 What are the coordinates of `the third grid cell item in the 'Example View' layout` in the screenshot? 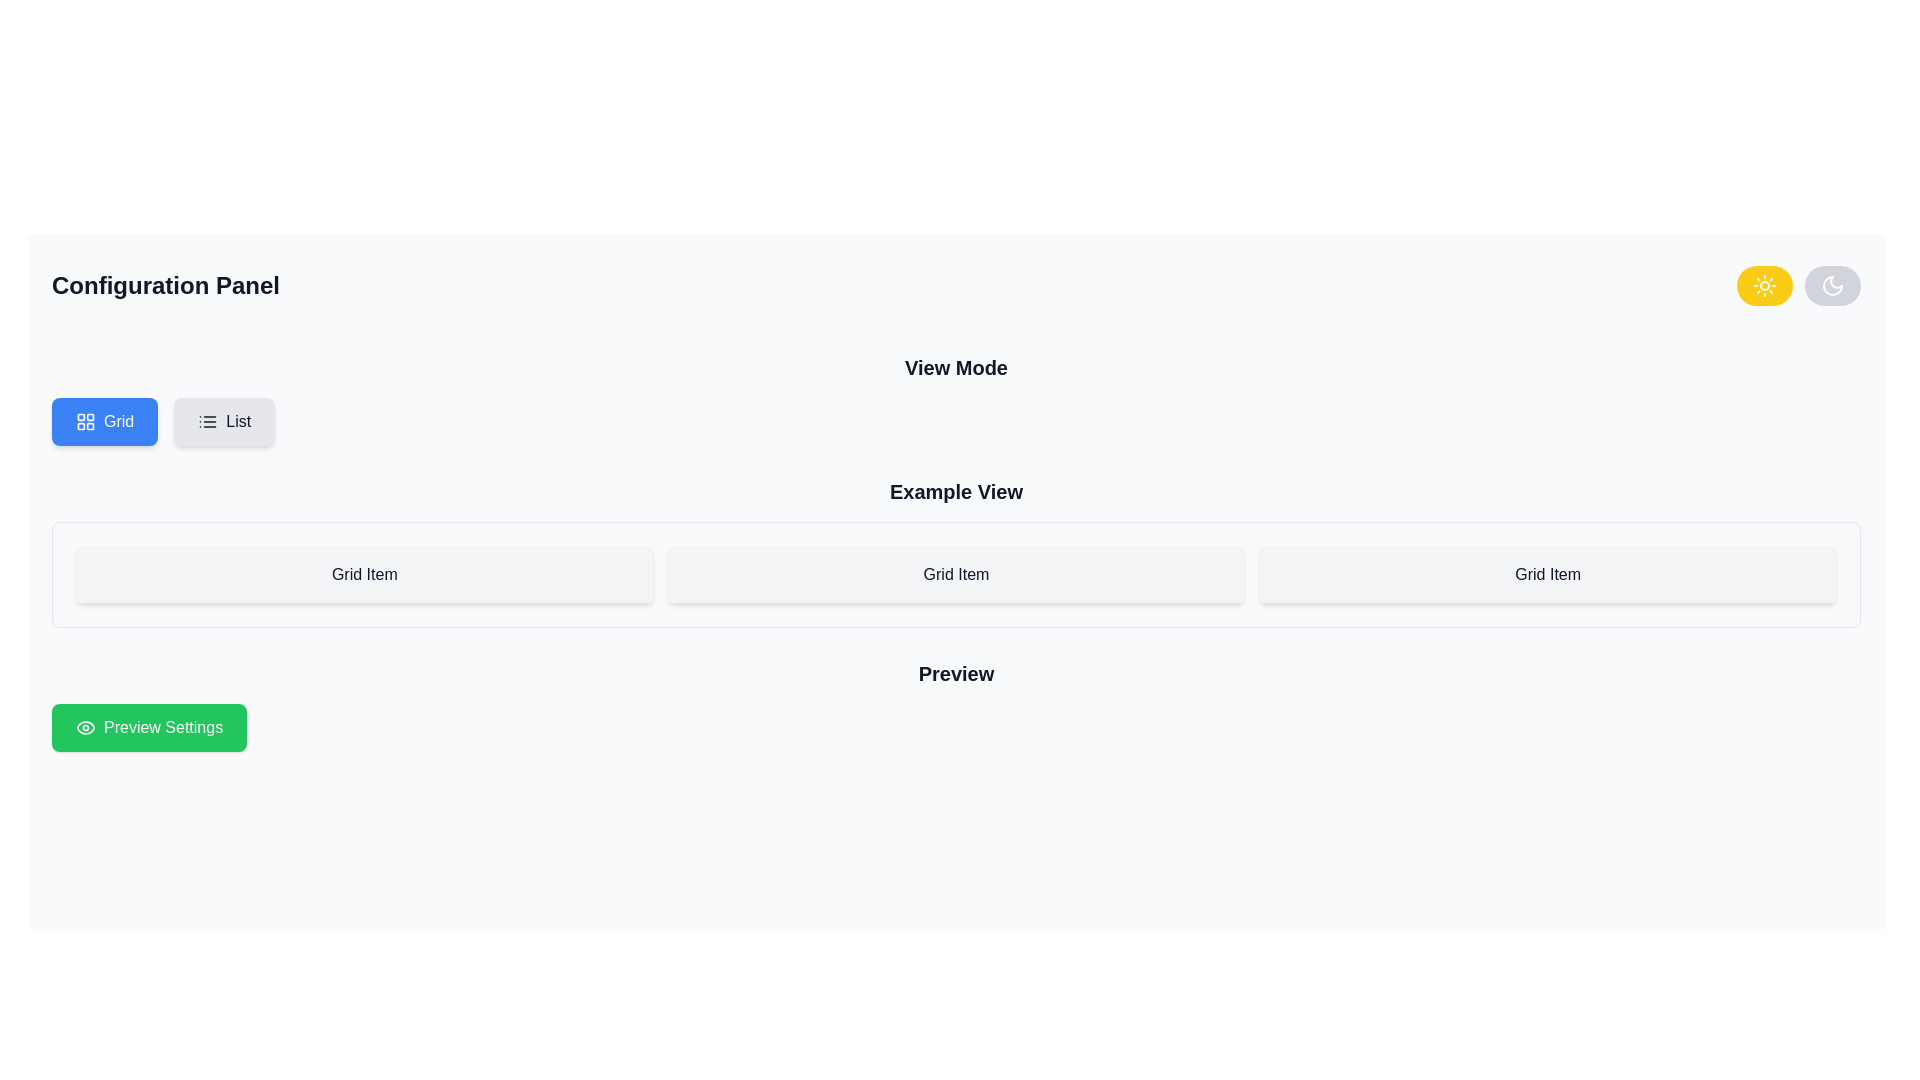 It's located at (1547, 574).